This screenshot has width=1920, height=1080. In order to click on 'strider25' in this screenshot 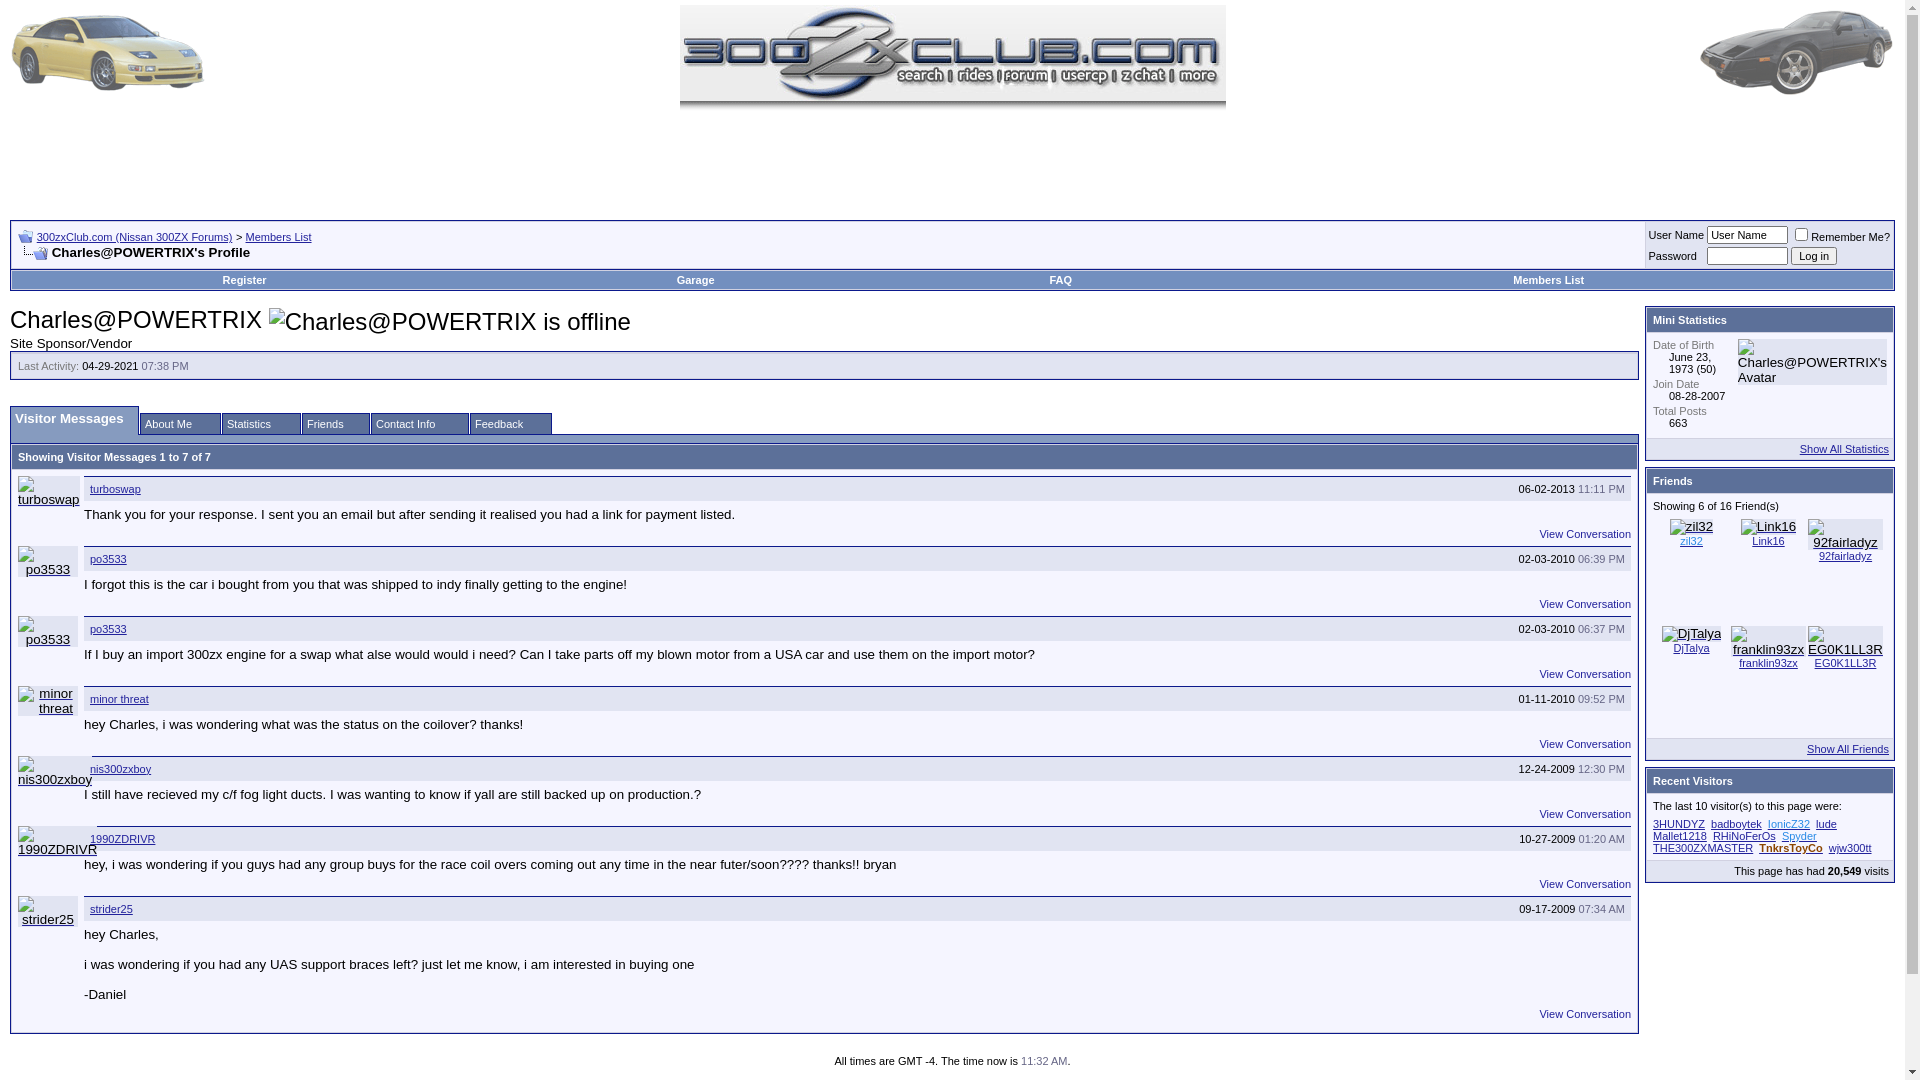, I will do `click(48, 911)`.